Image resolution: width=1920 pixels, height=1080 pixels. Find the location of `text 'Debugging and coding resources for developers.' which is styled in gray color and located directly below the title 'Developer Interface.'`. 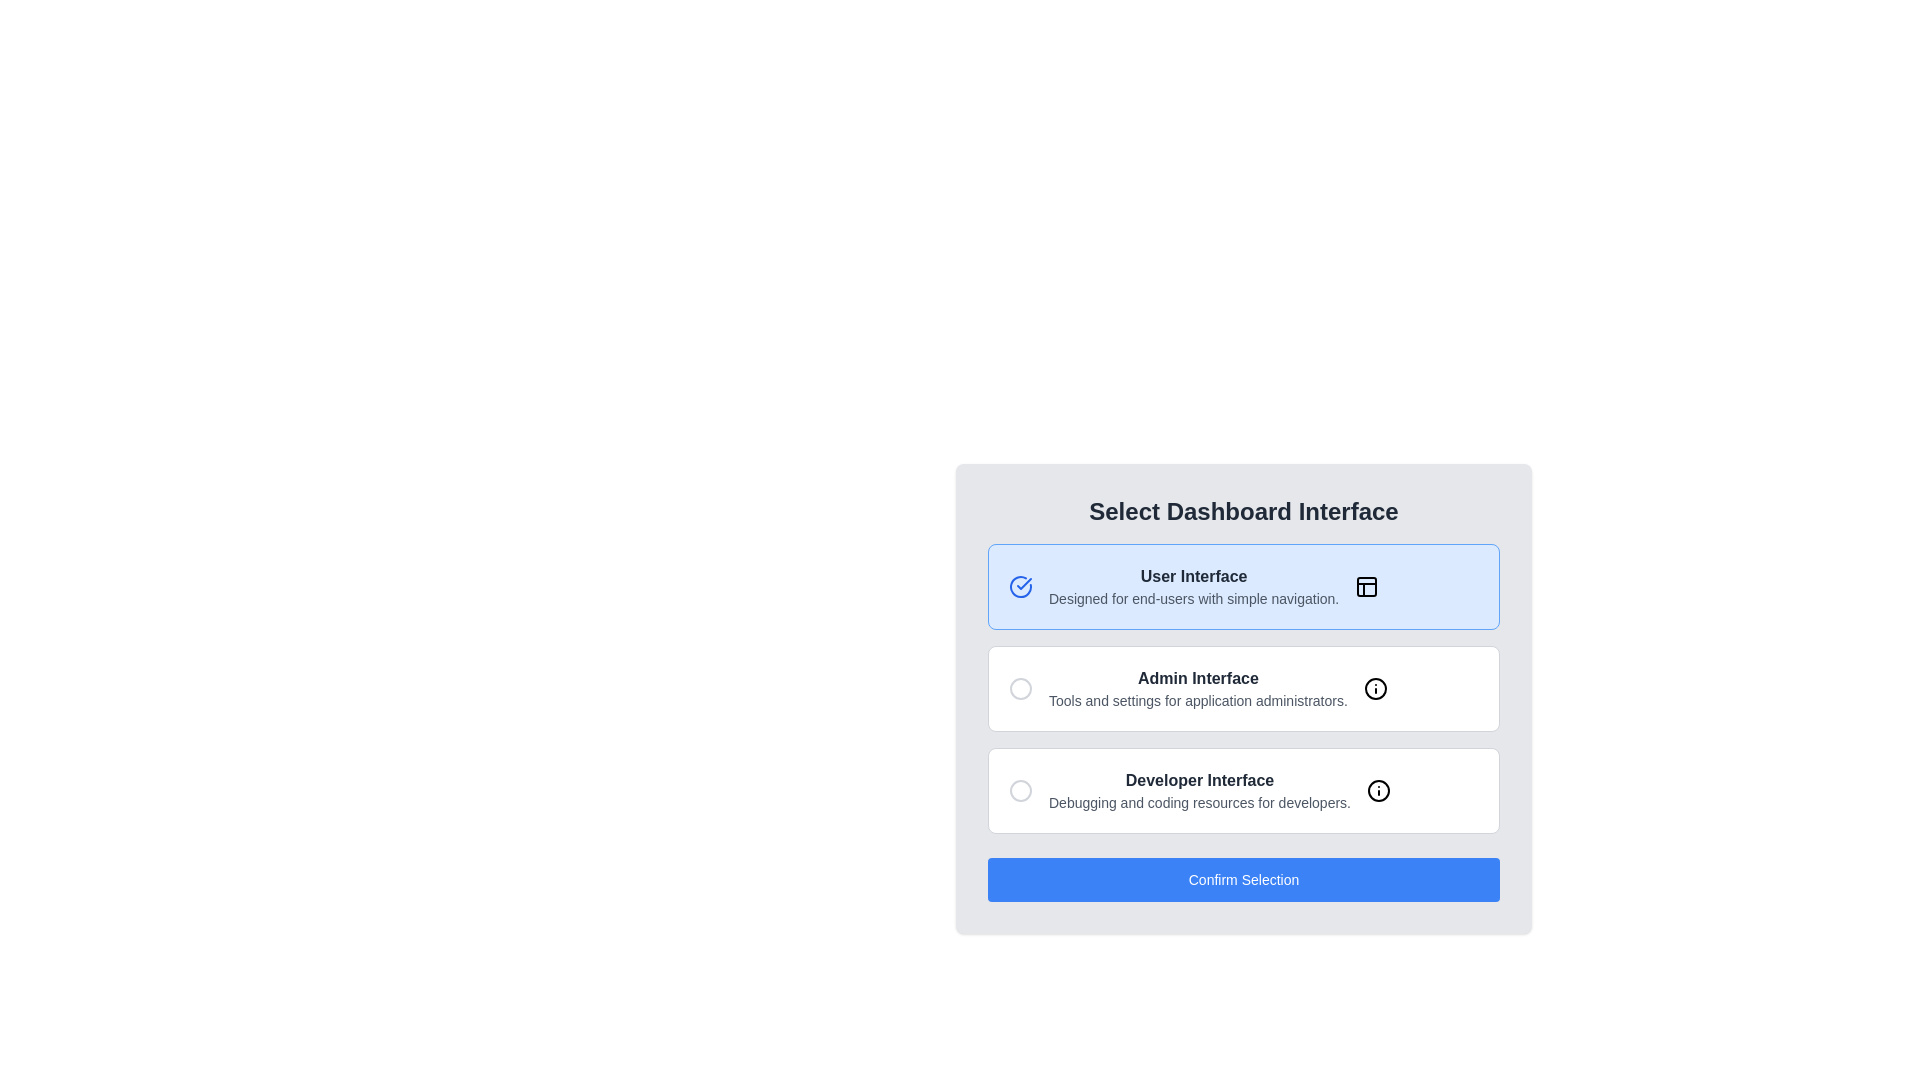

text 'Debugging and coding resources for developers.' which is styled in gray color and located directly below the title 'Developer Interface.' is located at coordinates (1200, 801).